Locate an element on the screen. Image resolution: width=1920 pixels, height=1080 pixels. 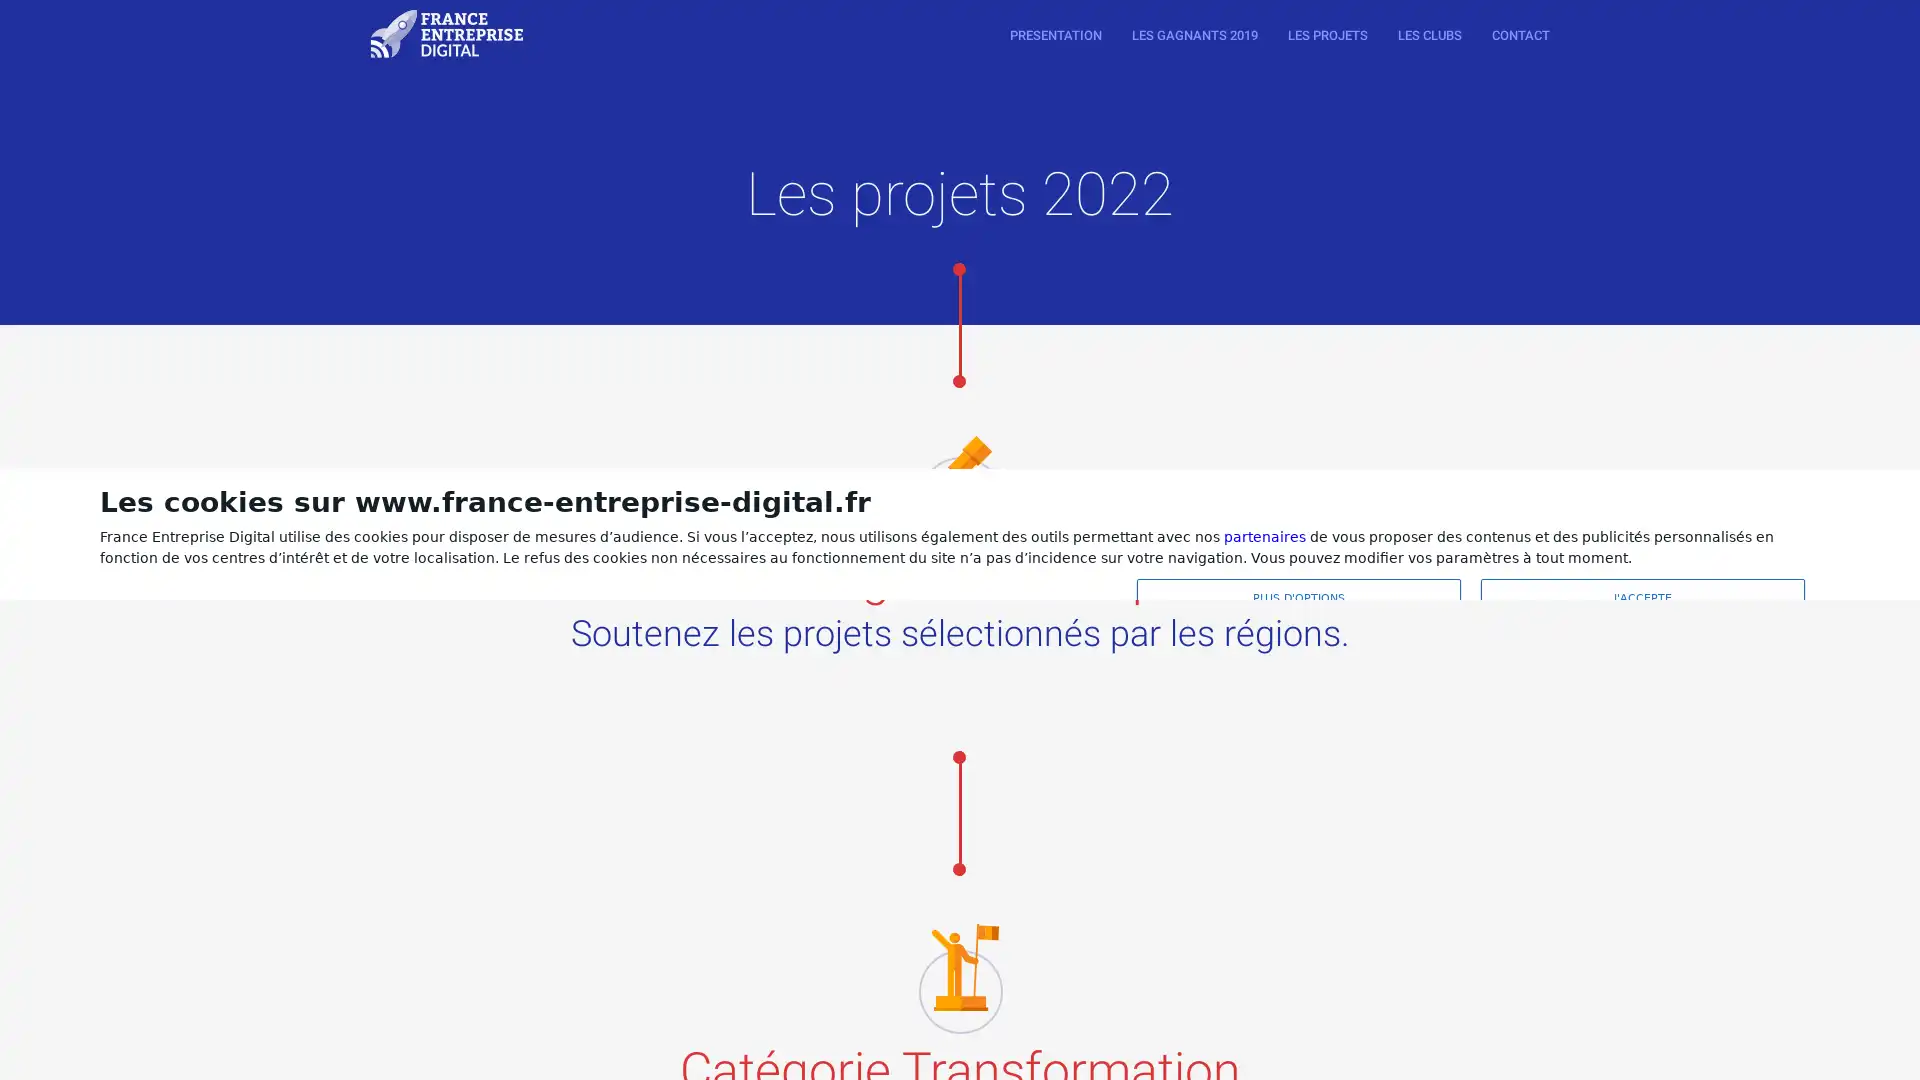
PLUS D'OPTIONS is located at coordinates (1296, 593).